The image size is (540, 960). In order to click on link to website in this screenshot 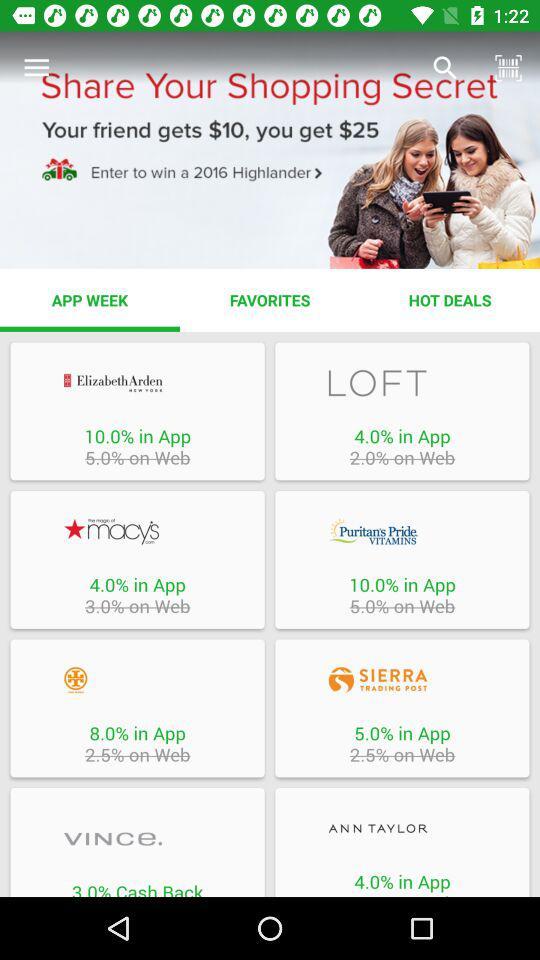, I will do `click(136, 382)`.